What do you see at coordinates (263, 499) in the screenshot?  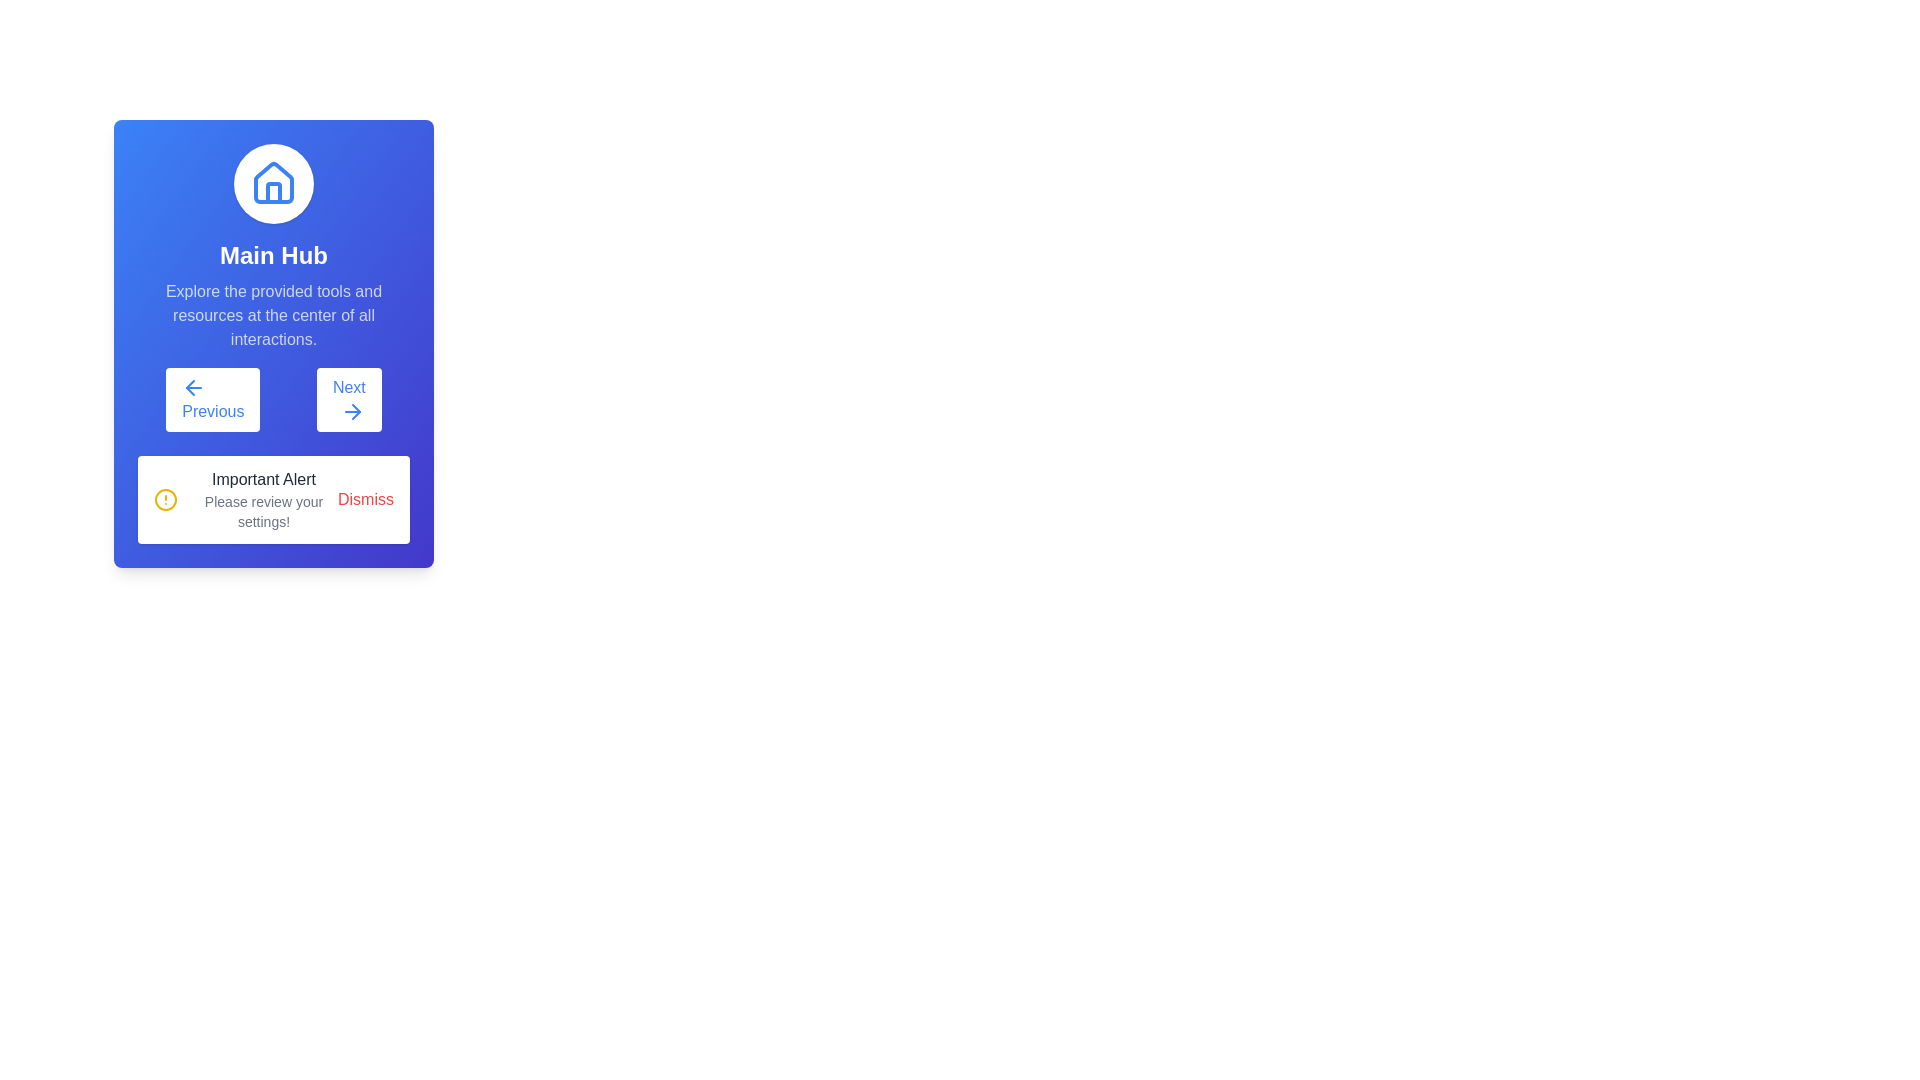 I see `notification text block that informs the user about an important alert and advises them to review their settings, which is centrally located between an icon and a 'Dismiss' link` at bounding box center [263, 499].